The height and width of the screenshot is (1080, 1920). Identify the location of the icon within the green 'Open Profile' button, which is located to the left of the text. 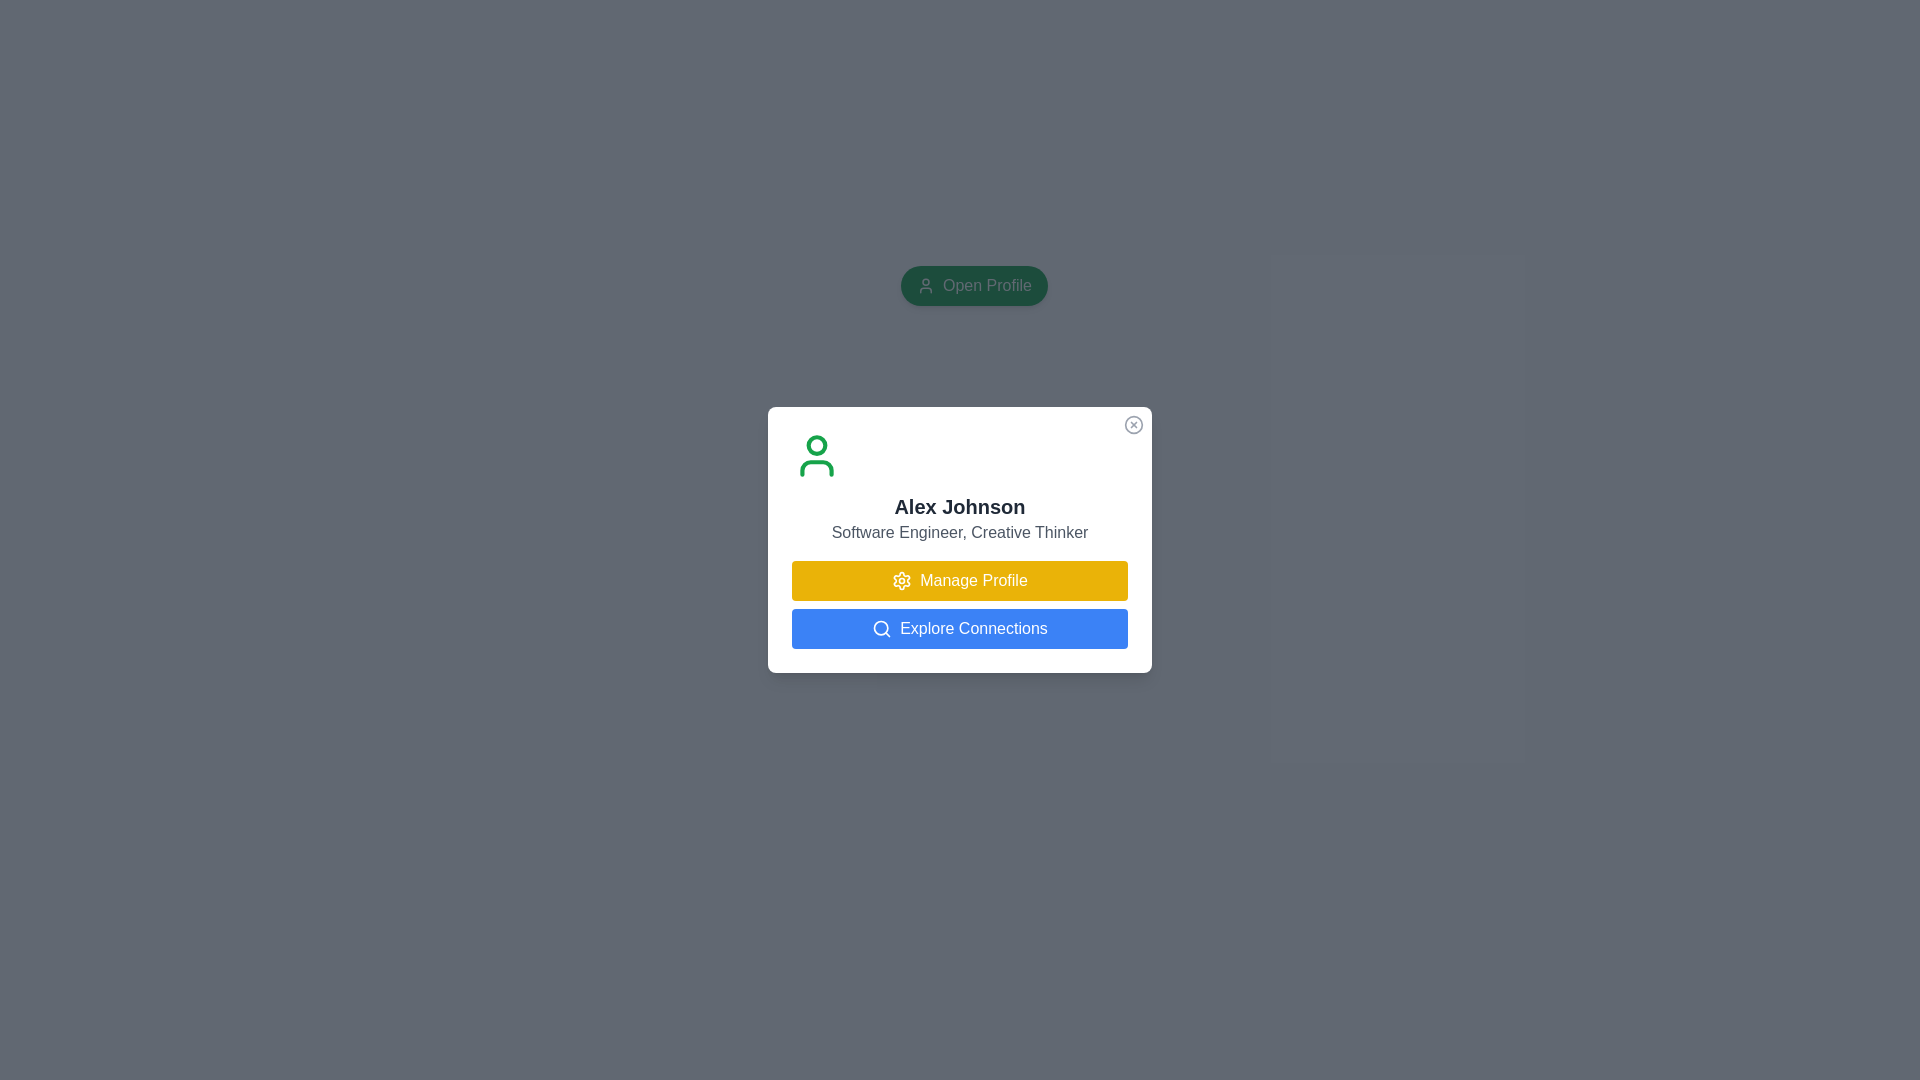
(925, 285).